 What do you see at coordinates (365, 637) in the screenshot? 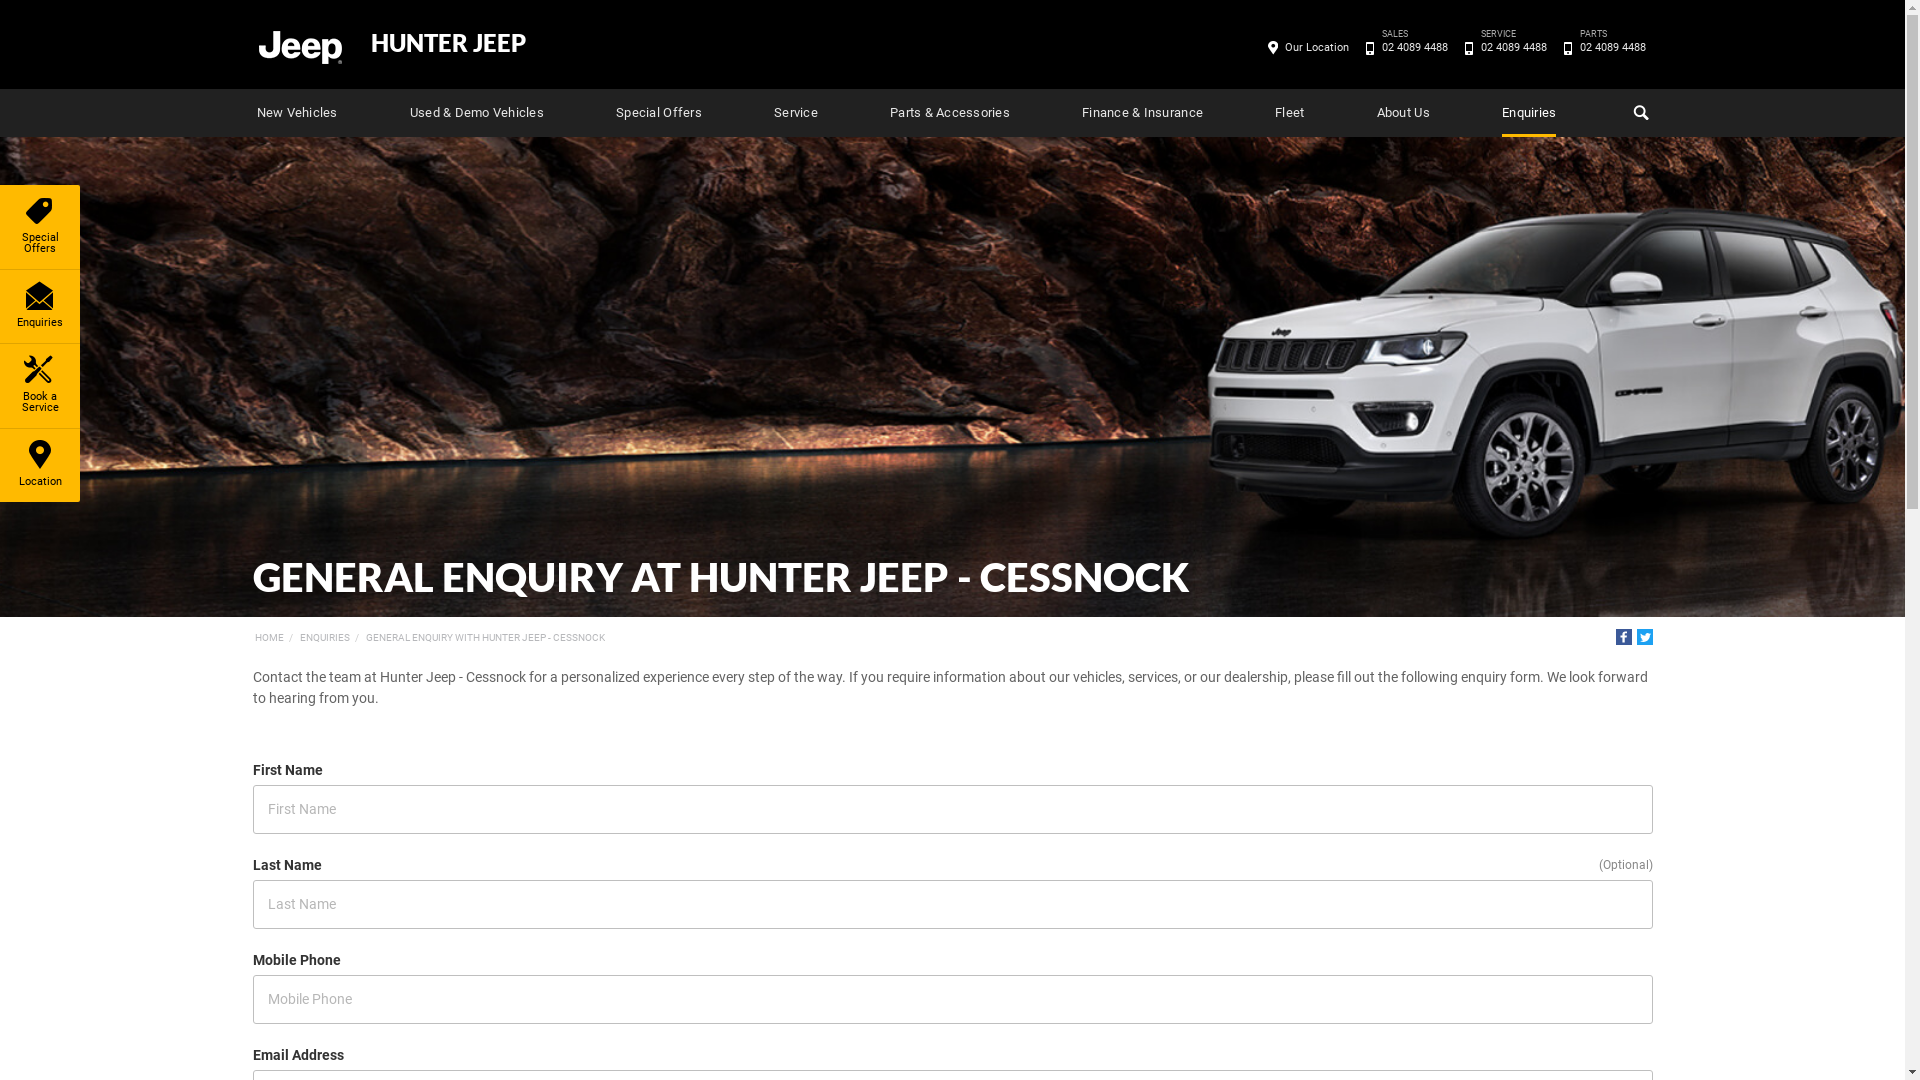
I see `'GENERAL ENQUIRY WITH HUNTER JEEP - CESSNOCK'` at bounding box center [365, 637].